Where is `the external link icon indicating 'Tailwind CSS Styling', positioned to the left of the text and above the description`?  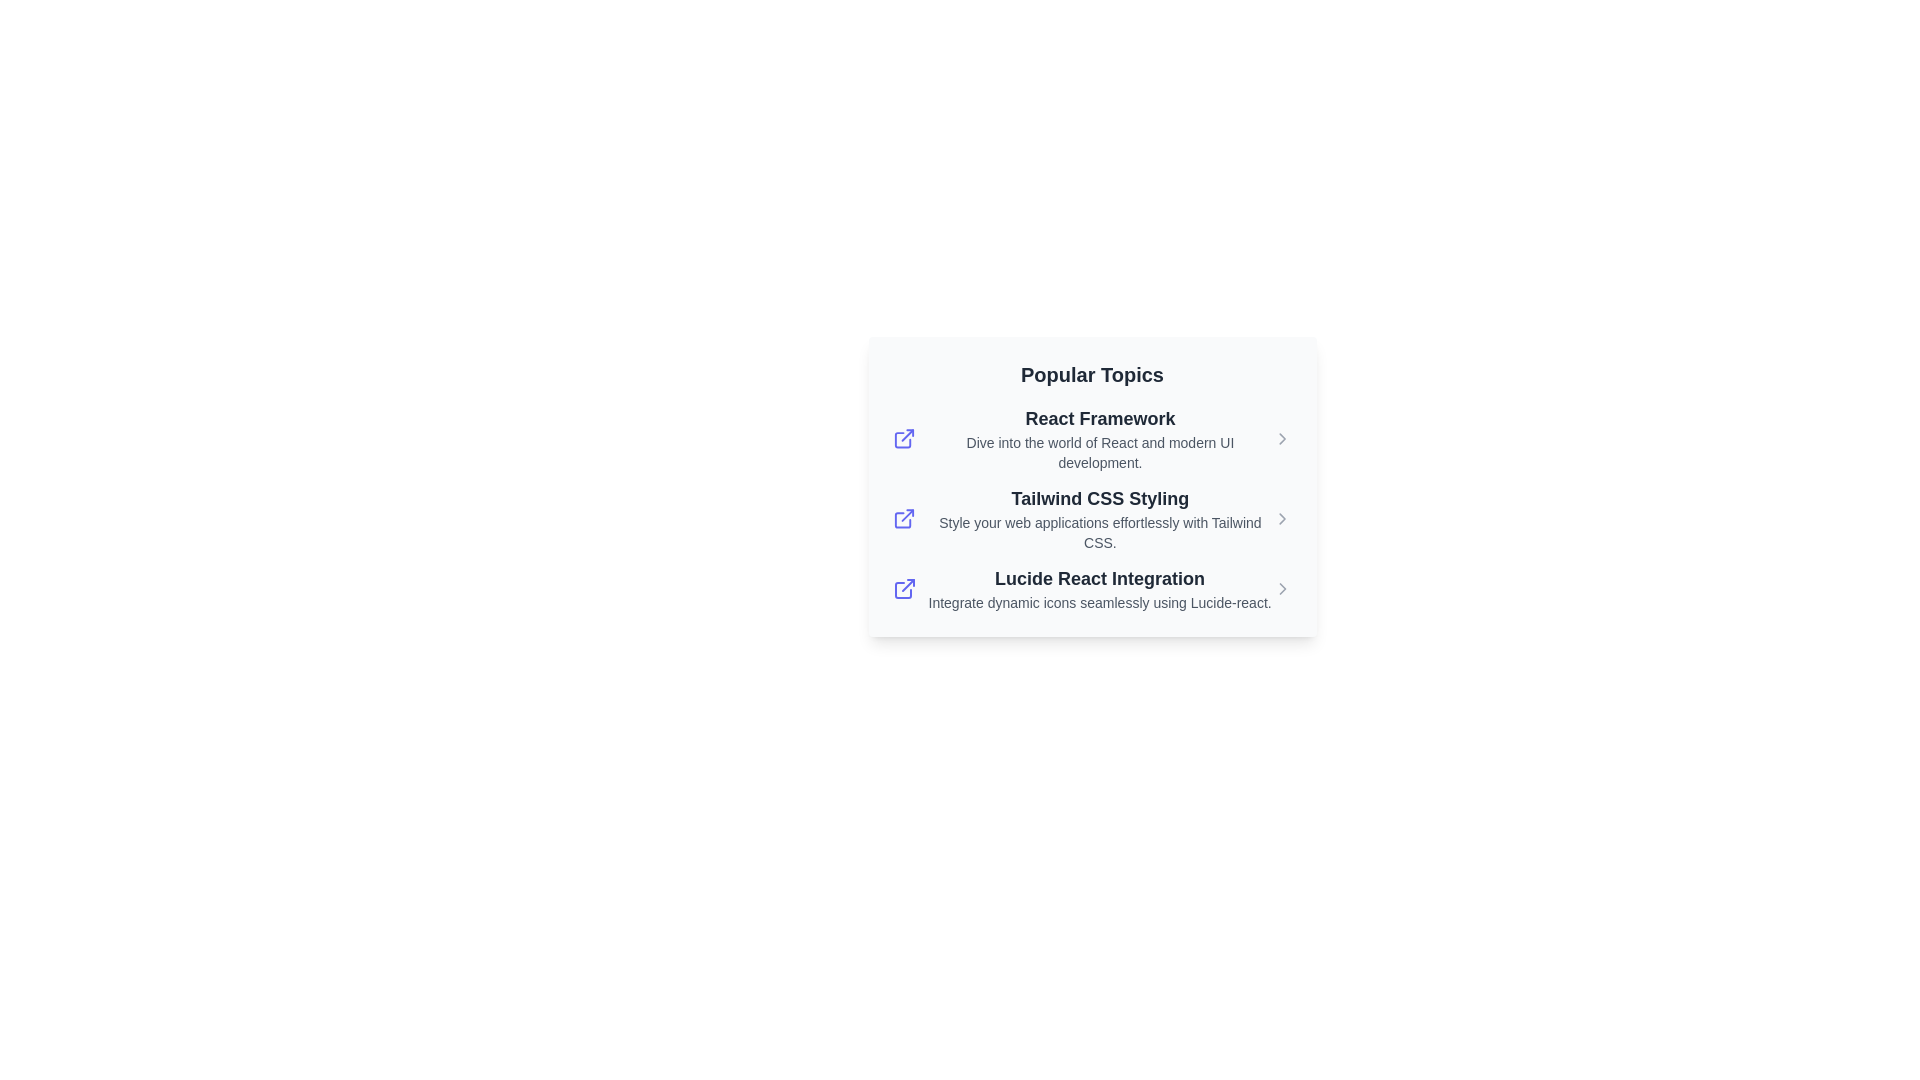 the external link icon indicating 'Tailwind CSS Styling', positioned to the left of the text and above the description is located at coordinates (903, 518).